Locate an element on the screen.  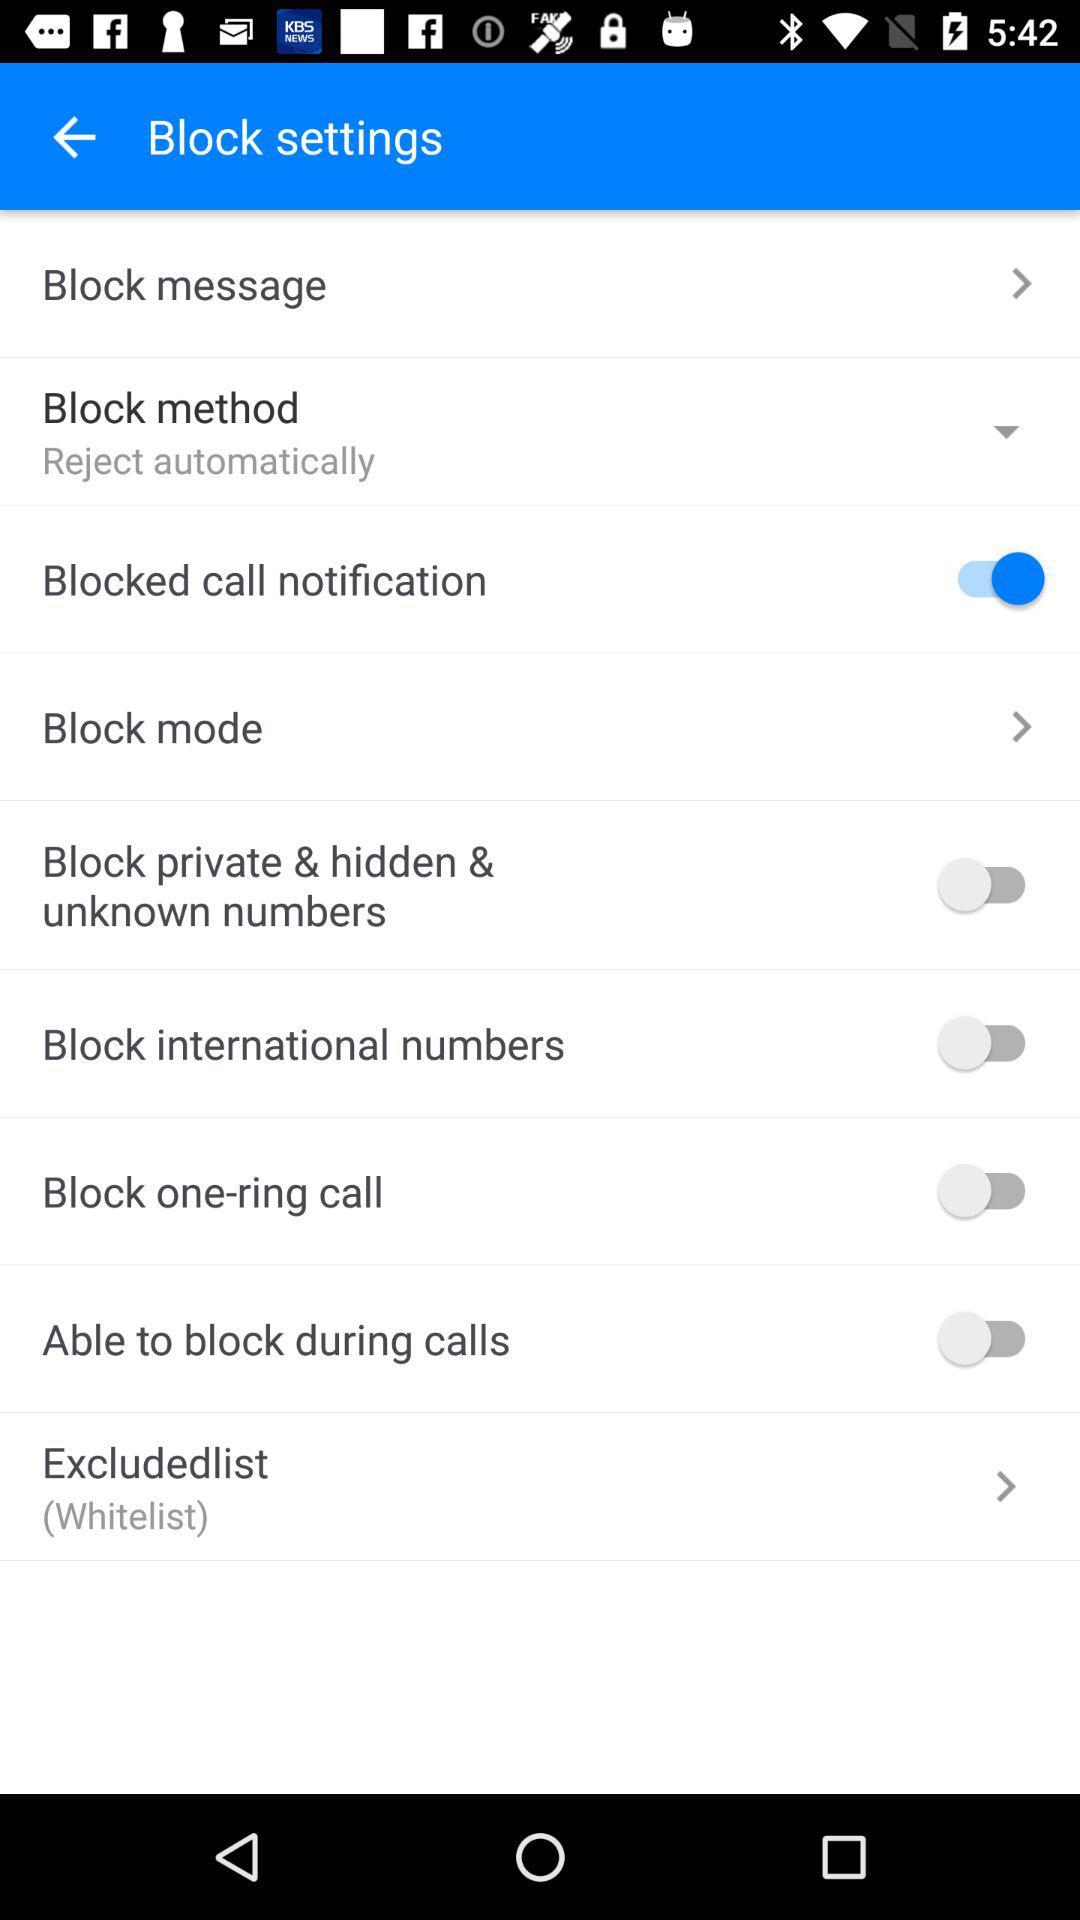
item to the left of block settings item is located at coordinates (72, 135).